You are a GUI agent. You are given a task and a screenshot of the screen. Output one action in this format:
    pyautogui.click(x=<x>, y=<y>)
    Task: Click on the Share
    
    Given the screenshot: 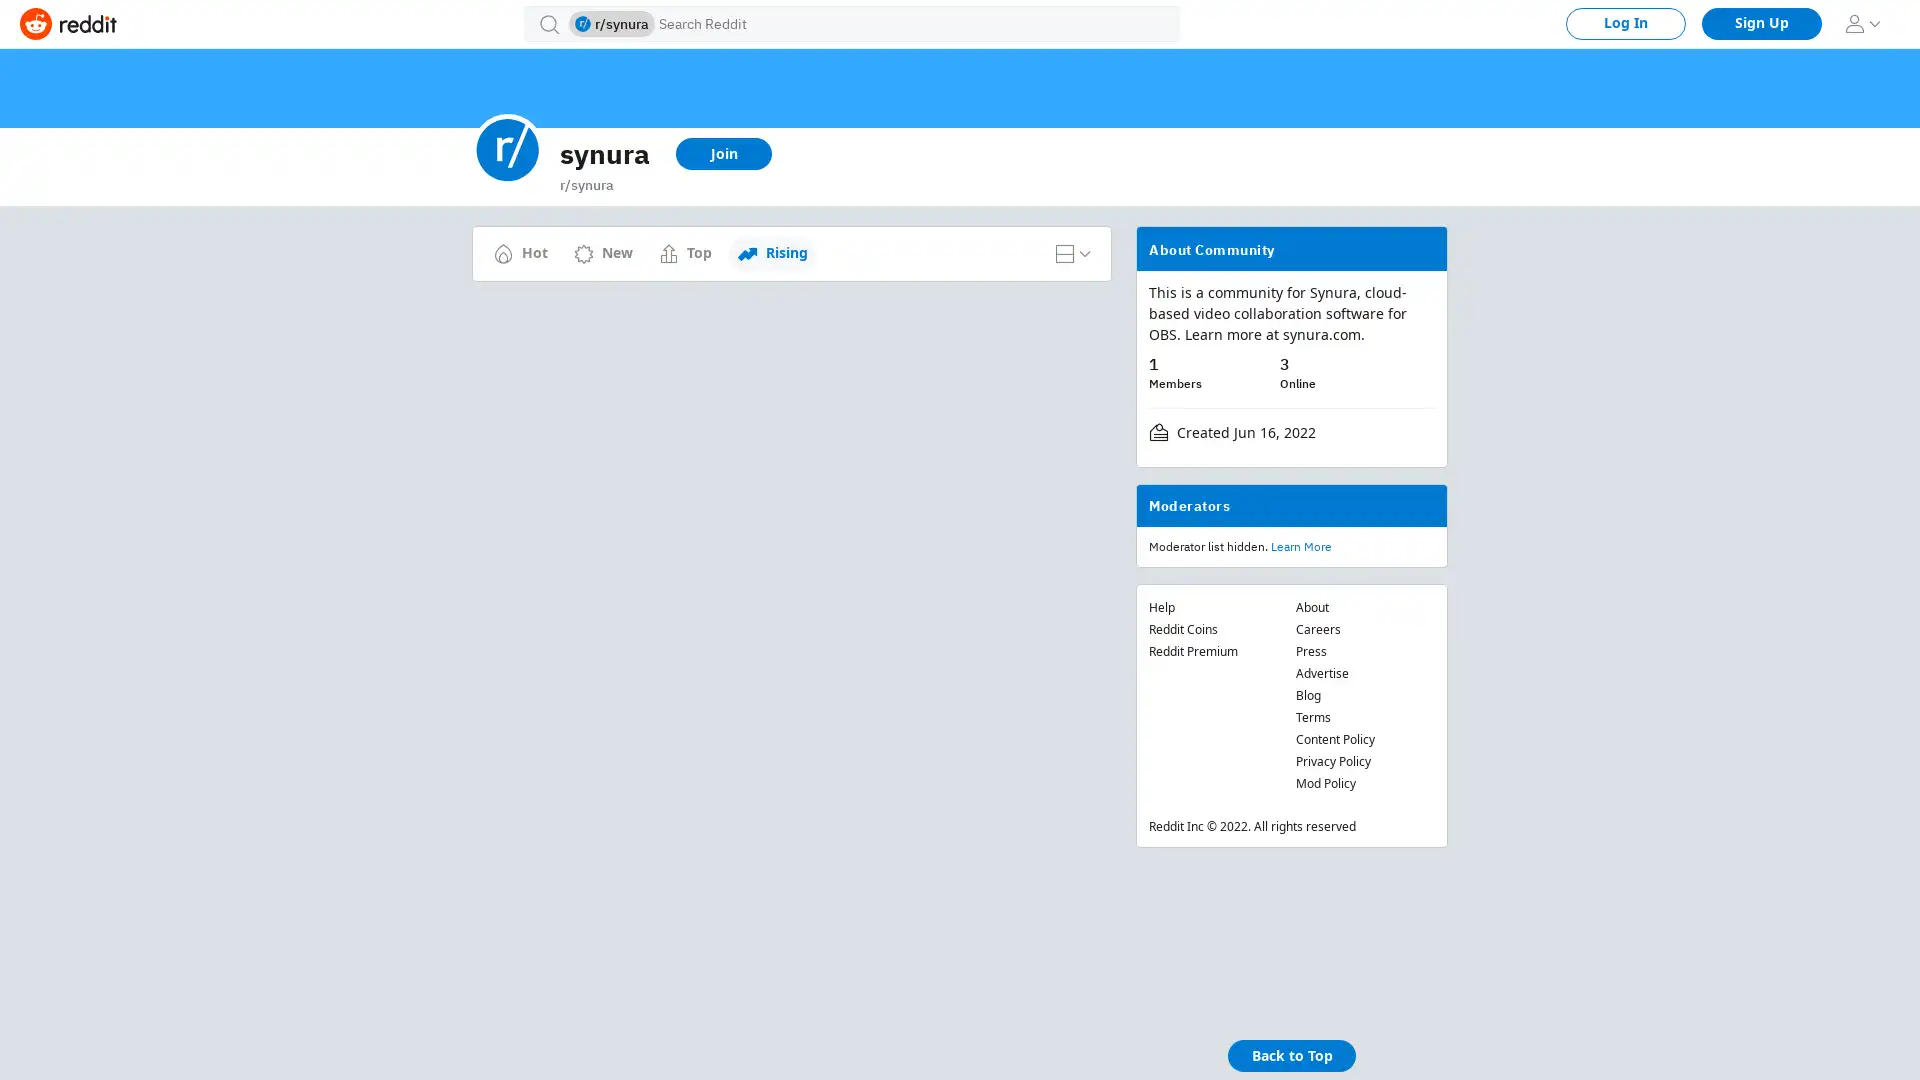 What is the action you would take?
    pyautogui.click(x=666, y=402)
    